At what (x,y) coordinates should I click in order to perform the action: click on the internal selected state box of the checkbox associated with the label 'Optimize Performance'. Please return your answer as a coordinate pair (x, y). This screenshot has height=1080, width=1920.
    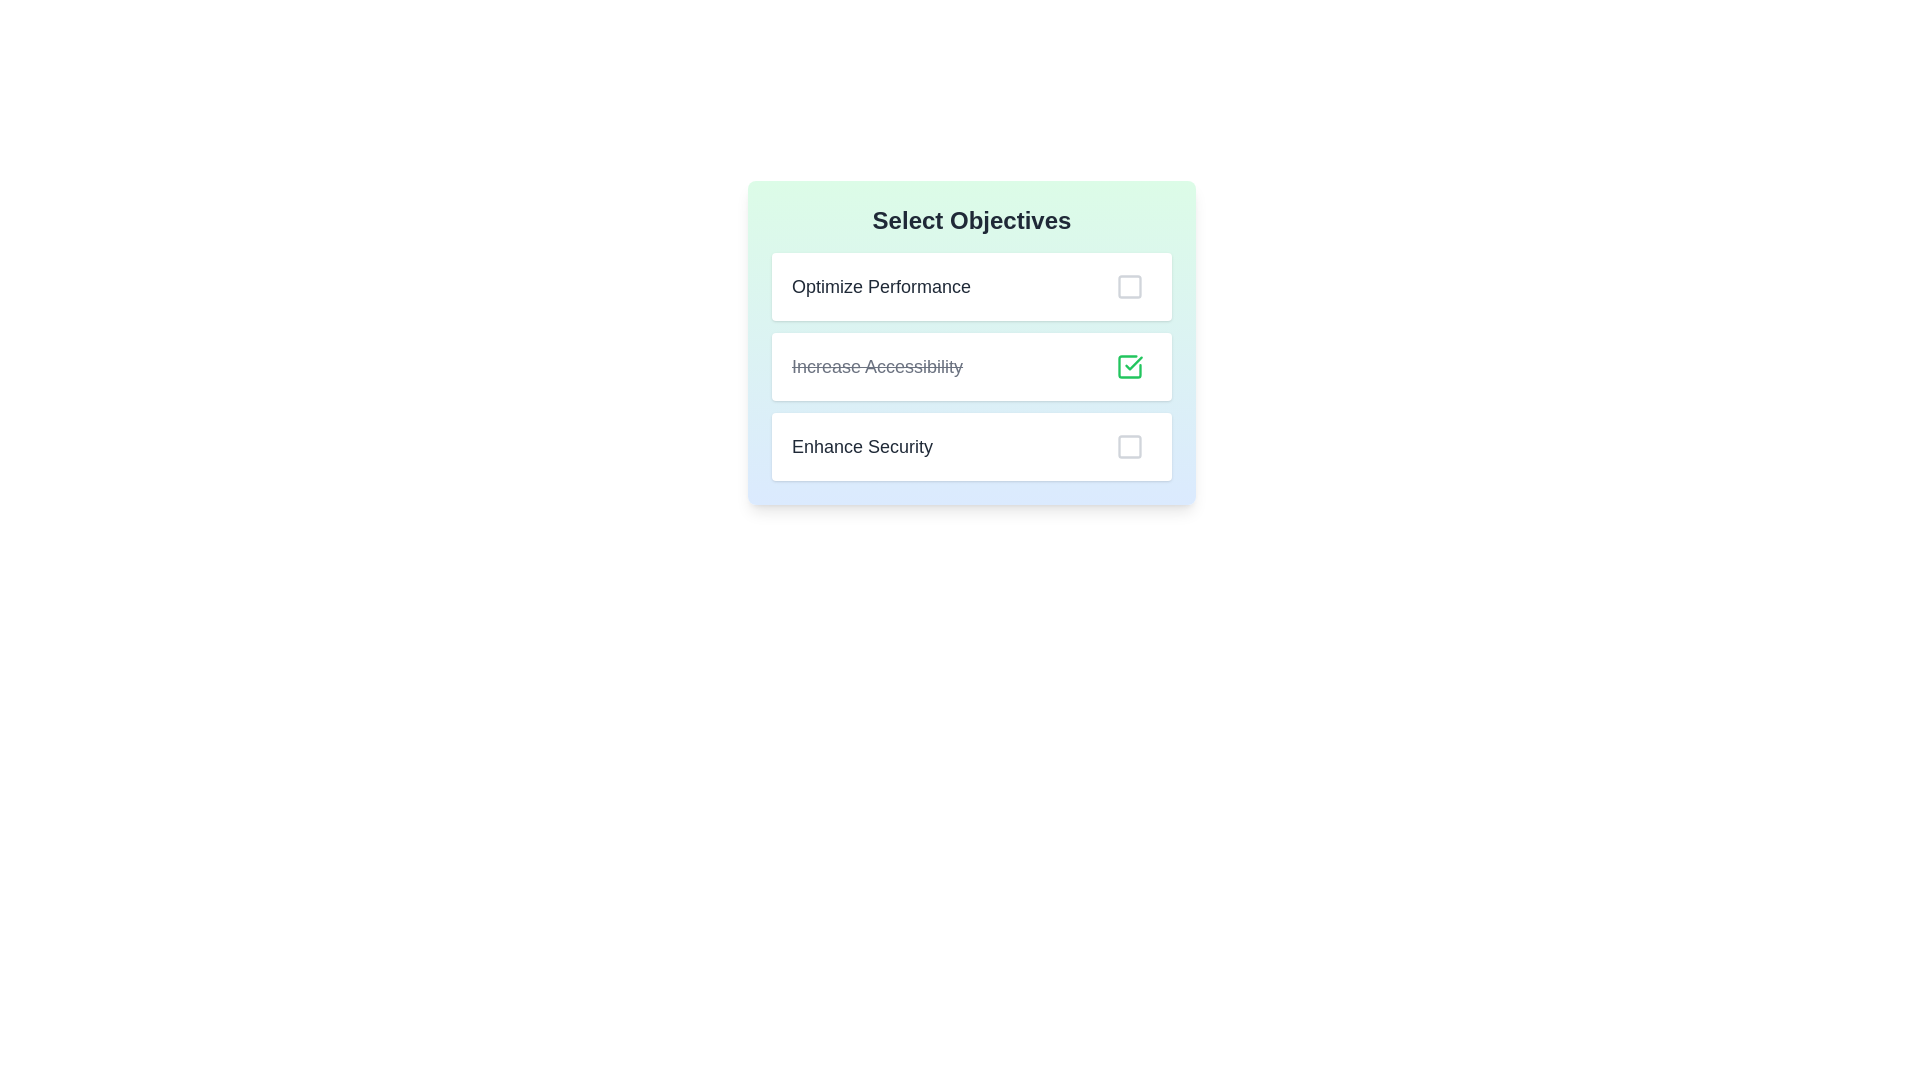
    Looking at the image, I should click on (1129, 286).